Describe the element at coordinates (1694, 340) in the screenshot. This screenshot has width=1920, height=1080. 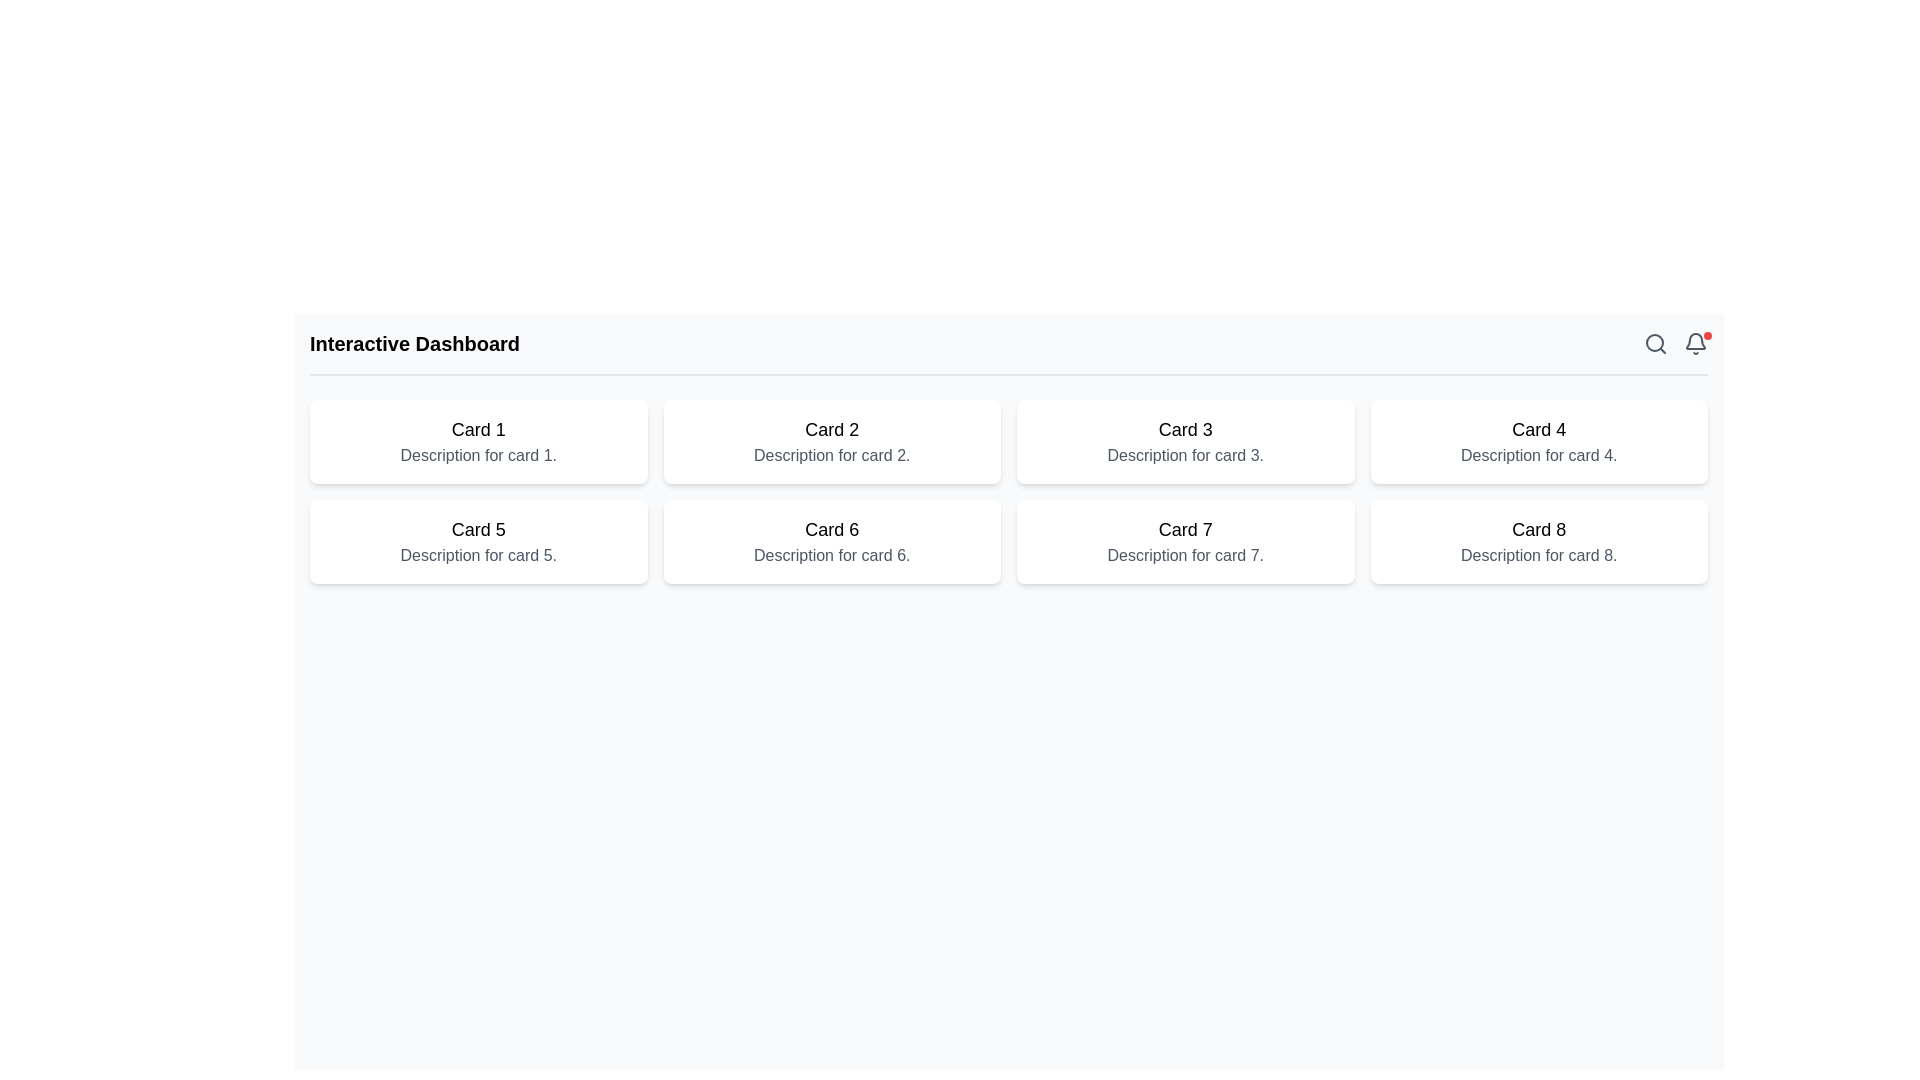
I see `the notification bell icon located at the upper-right corner of the interface` at that location.